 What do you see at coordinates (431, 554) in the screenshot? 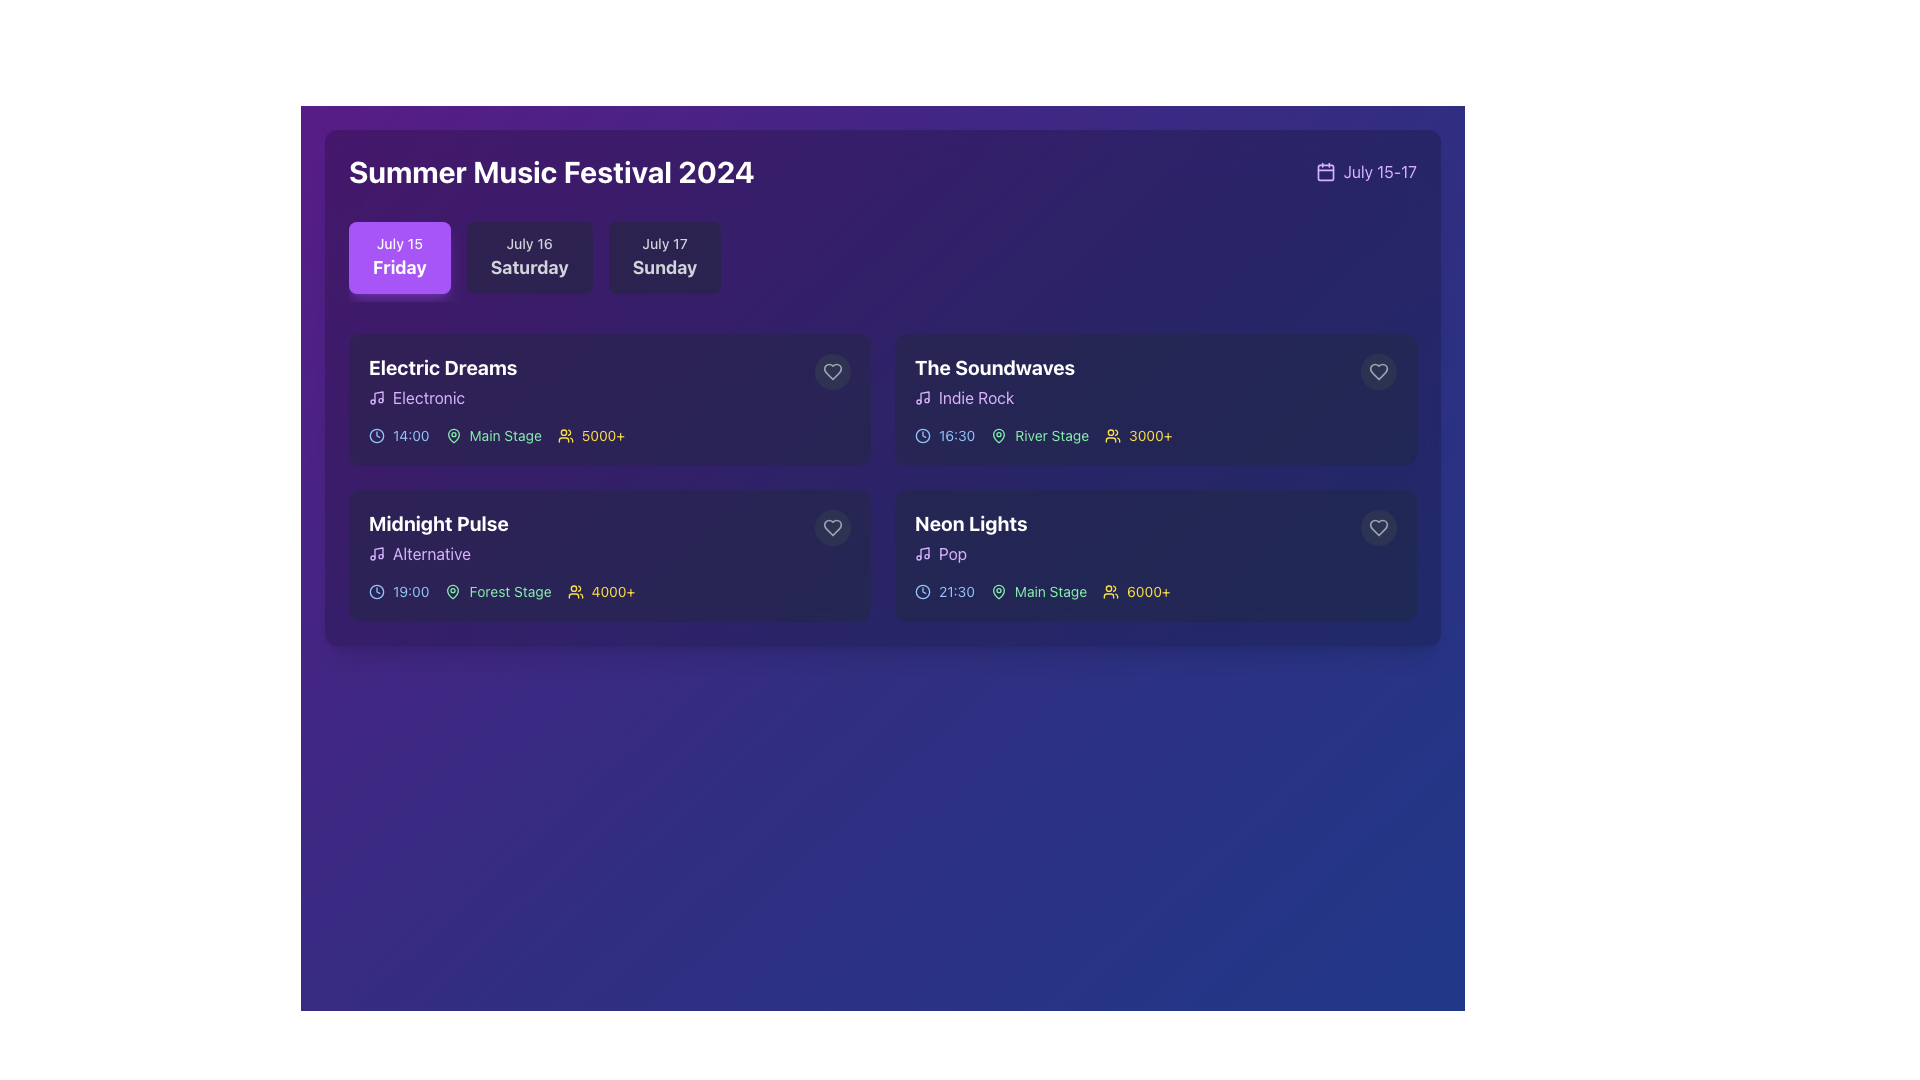
I see `the text label that reads 'Alternative', styled in light purple against a dark background, located inside the 'Midnight Pulse' card` at bounding box center [431, 554].